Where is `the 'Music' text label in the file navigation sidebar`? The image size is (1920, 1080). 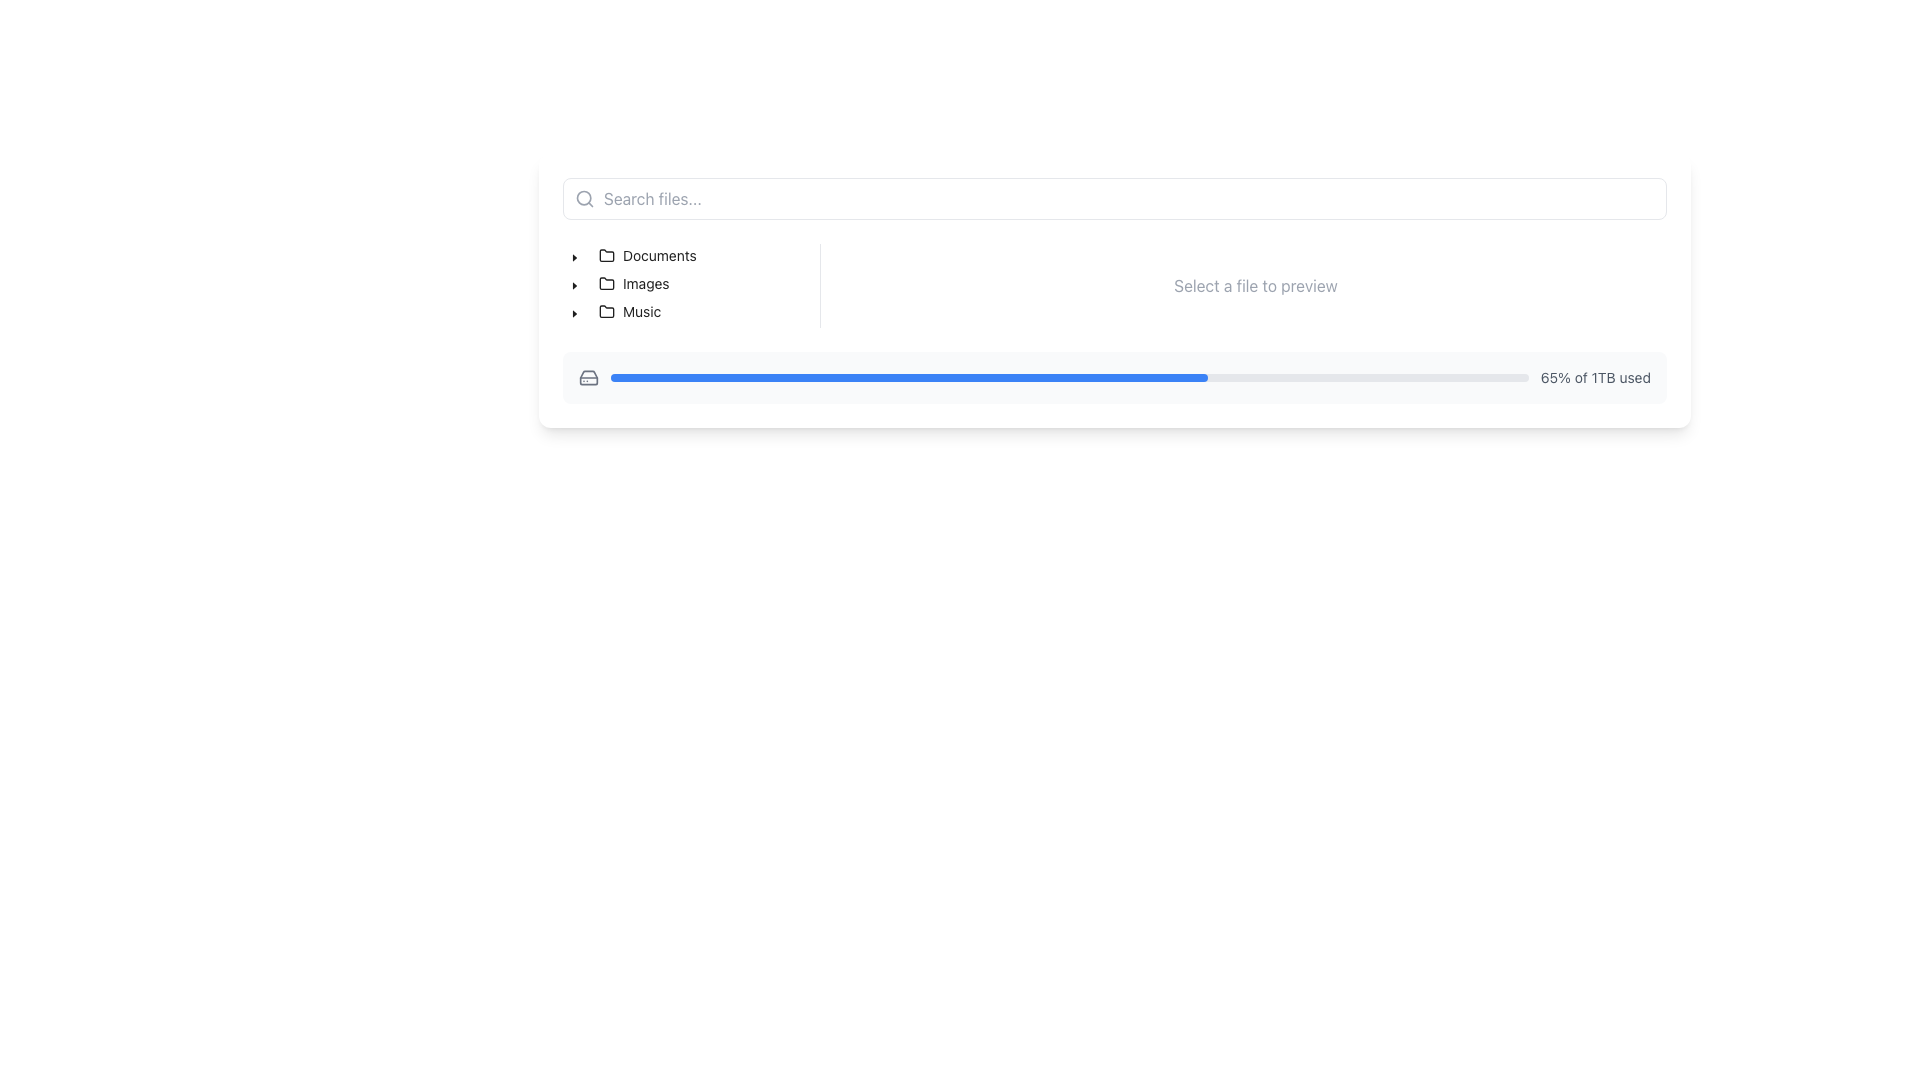
the 'Music' text label in the file navigation sidebar is located at coordinates (642, 312).